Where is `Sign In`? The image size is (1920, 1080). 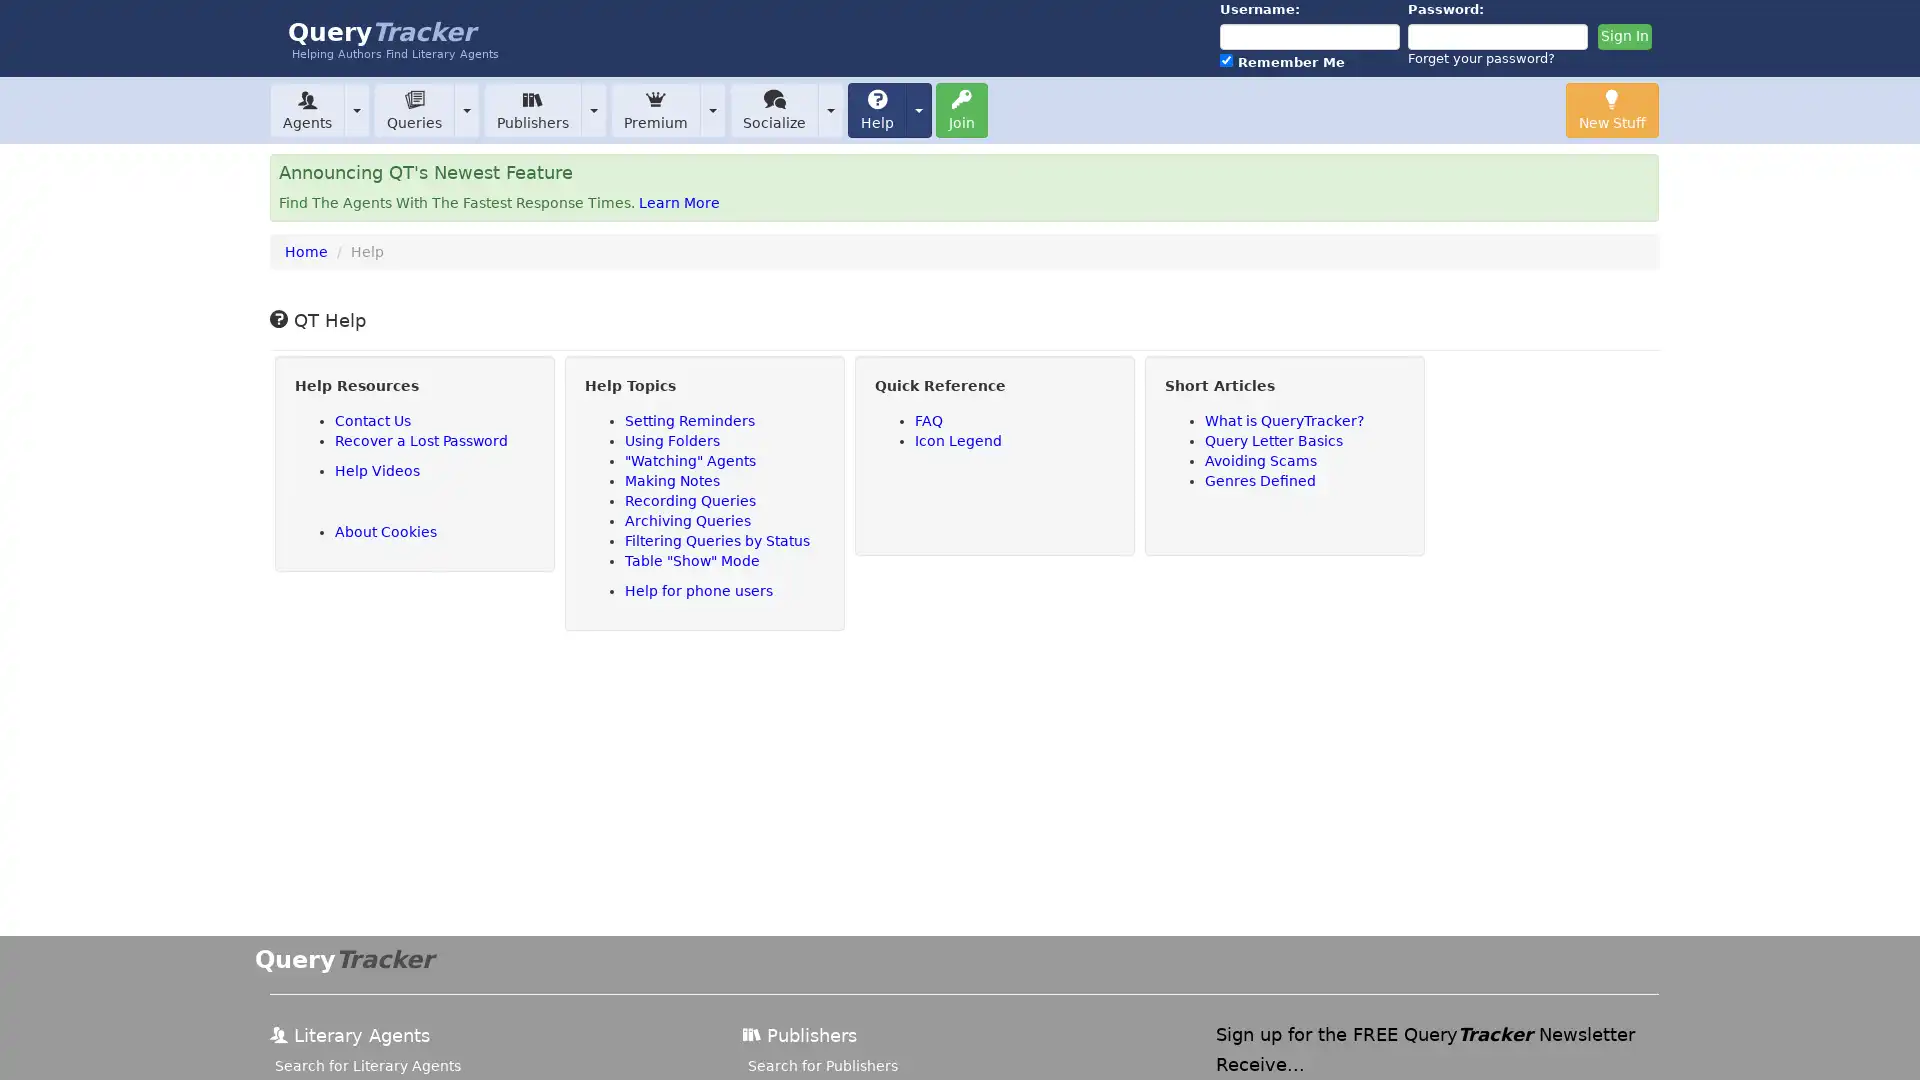
Sign In is located at coordinates (1623, 37).